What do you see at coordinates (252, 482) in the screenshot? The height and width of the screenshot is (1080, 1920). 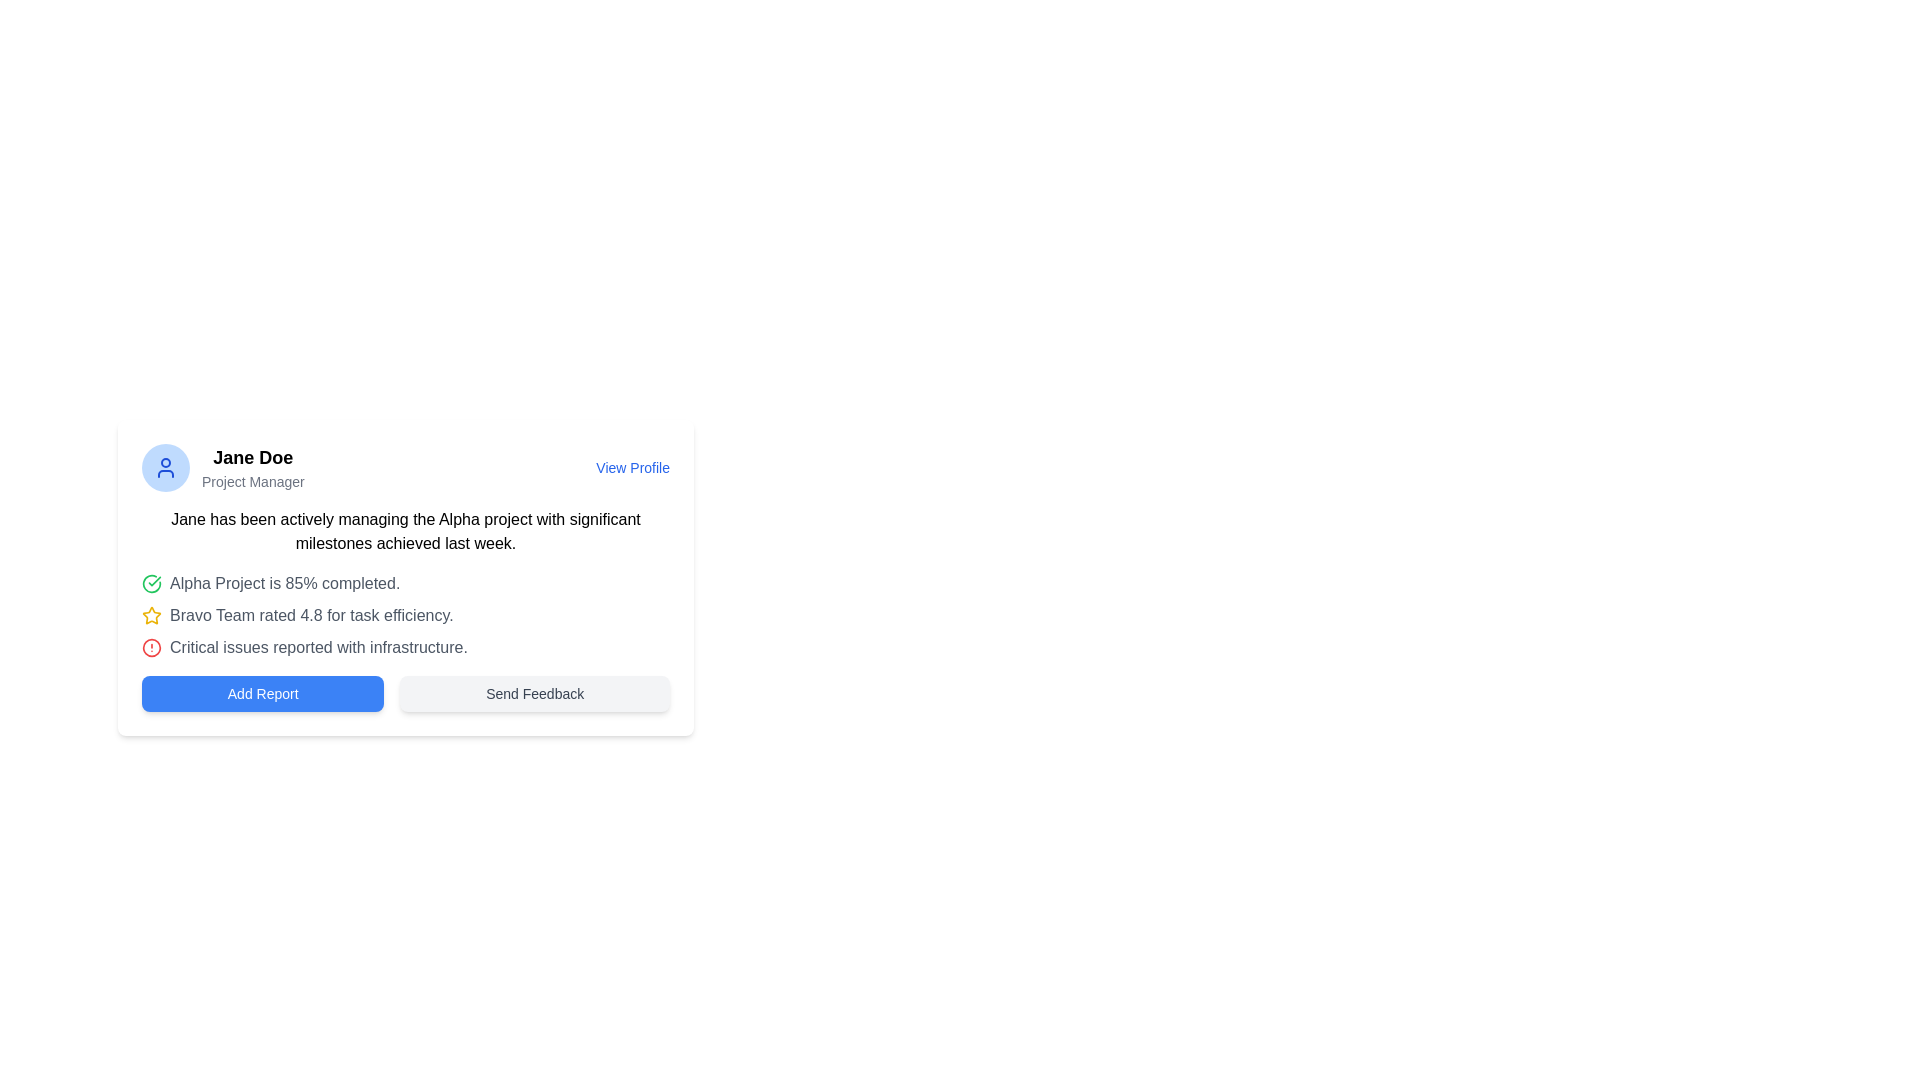 I see `the static text that serves as a descriptive label for the job title of the individual named 'Jane Doe', positioned directly below the name text within a card-like layout` at bounding box center [252, 482].